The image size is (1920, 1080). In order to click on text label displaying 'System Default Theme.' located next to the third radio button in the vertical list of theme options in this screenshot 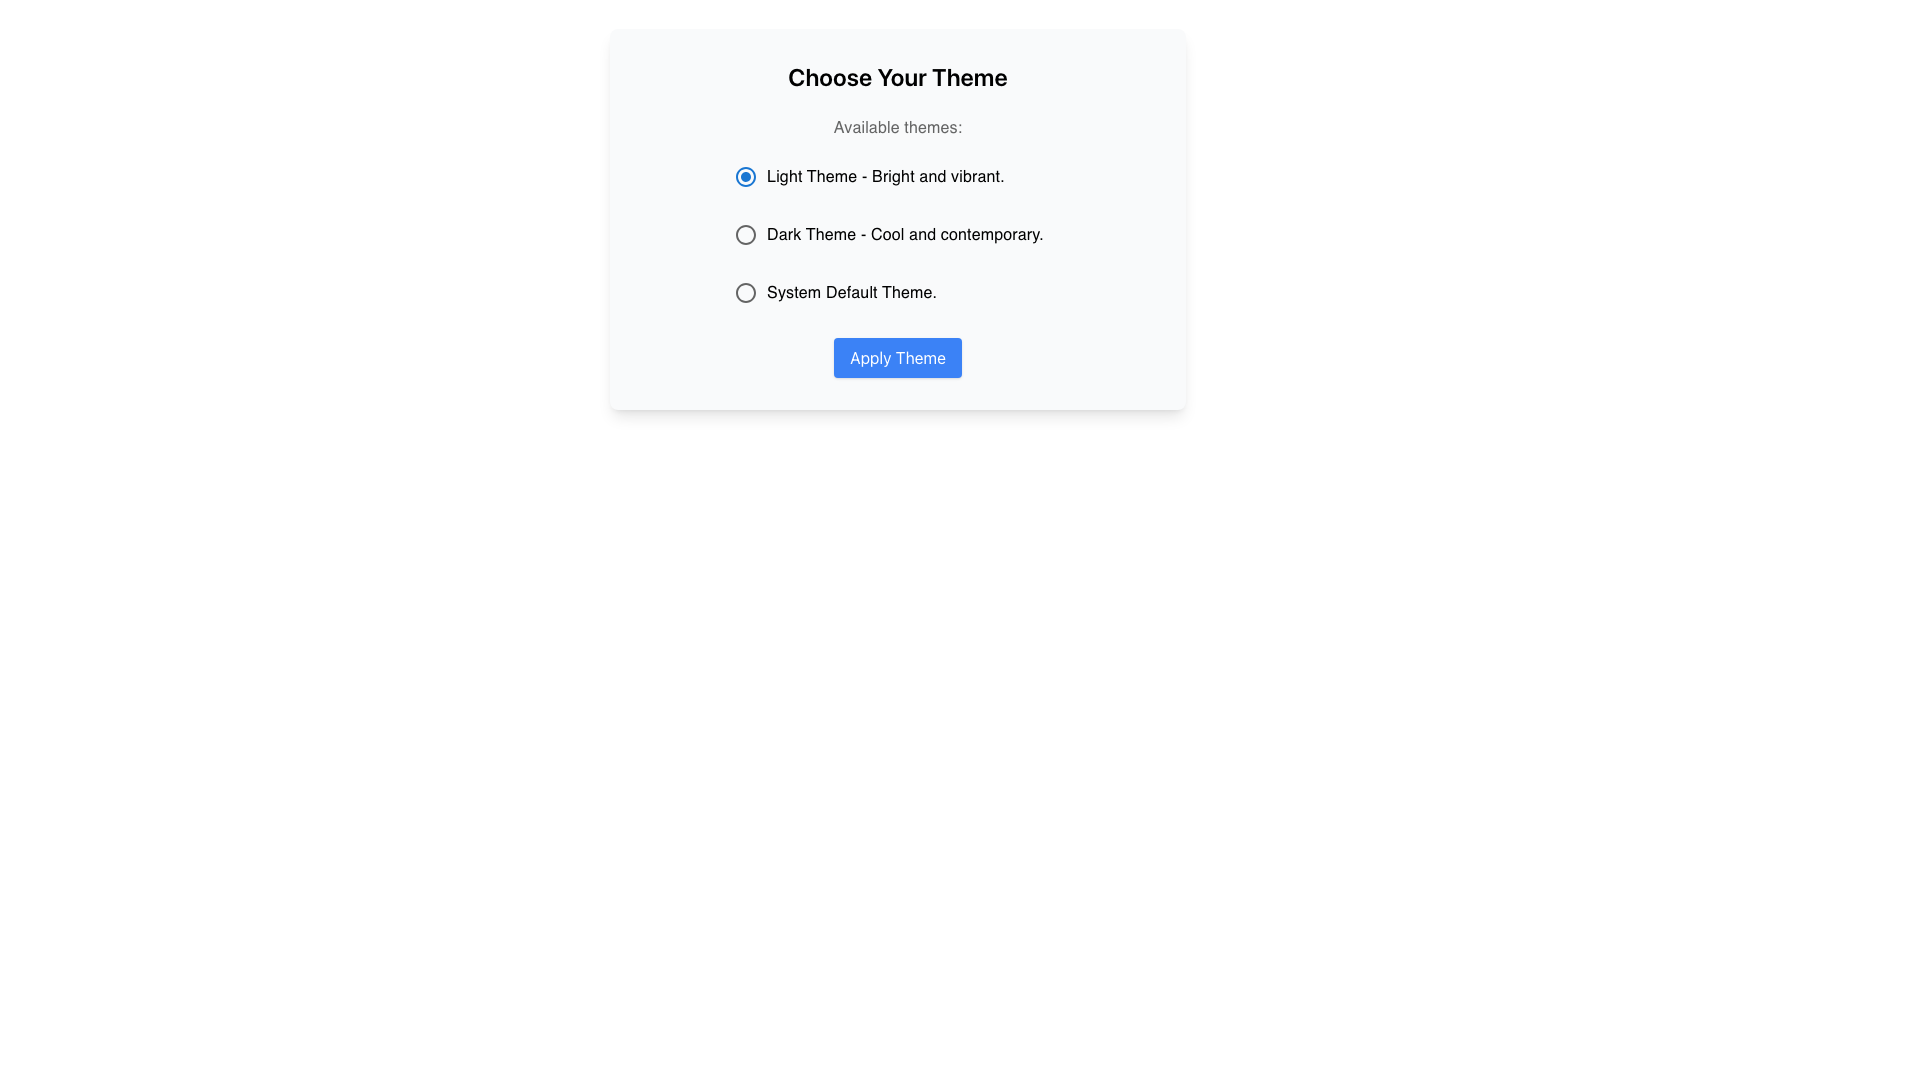, I will do `click(852, 293)`.